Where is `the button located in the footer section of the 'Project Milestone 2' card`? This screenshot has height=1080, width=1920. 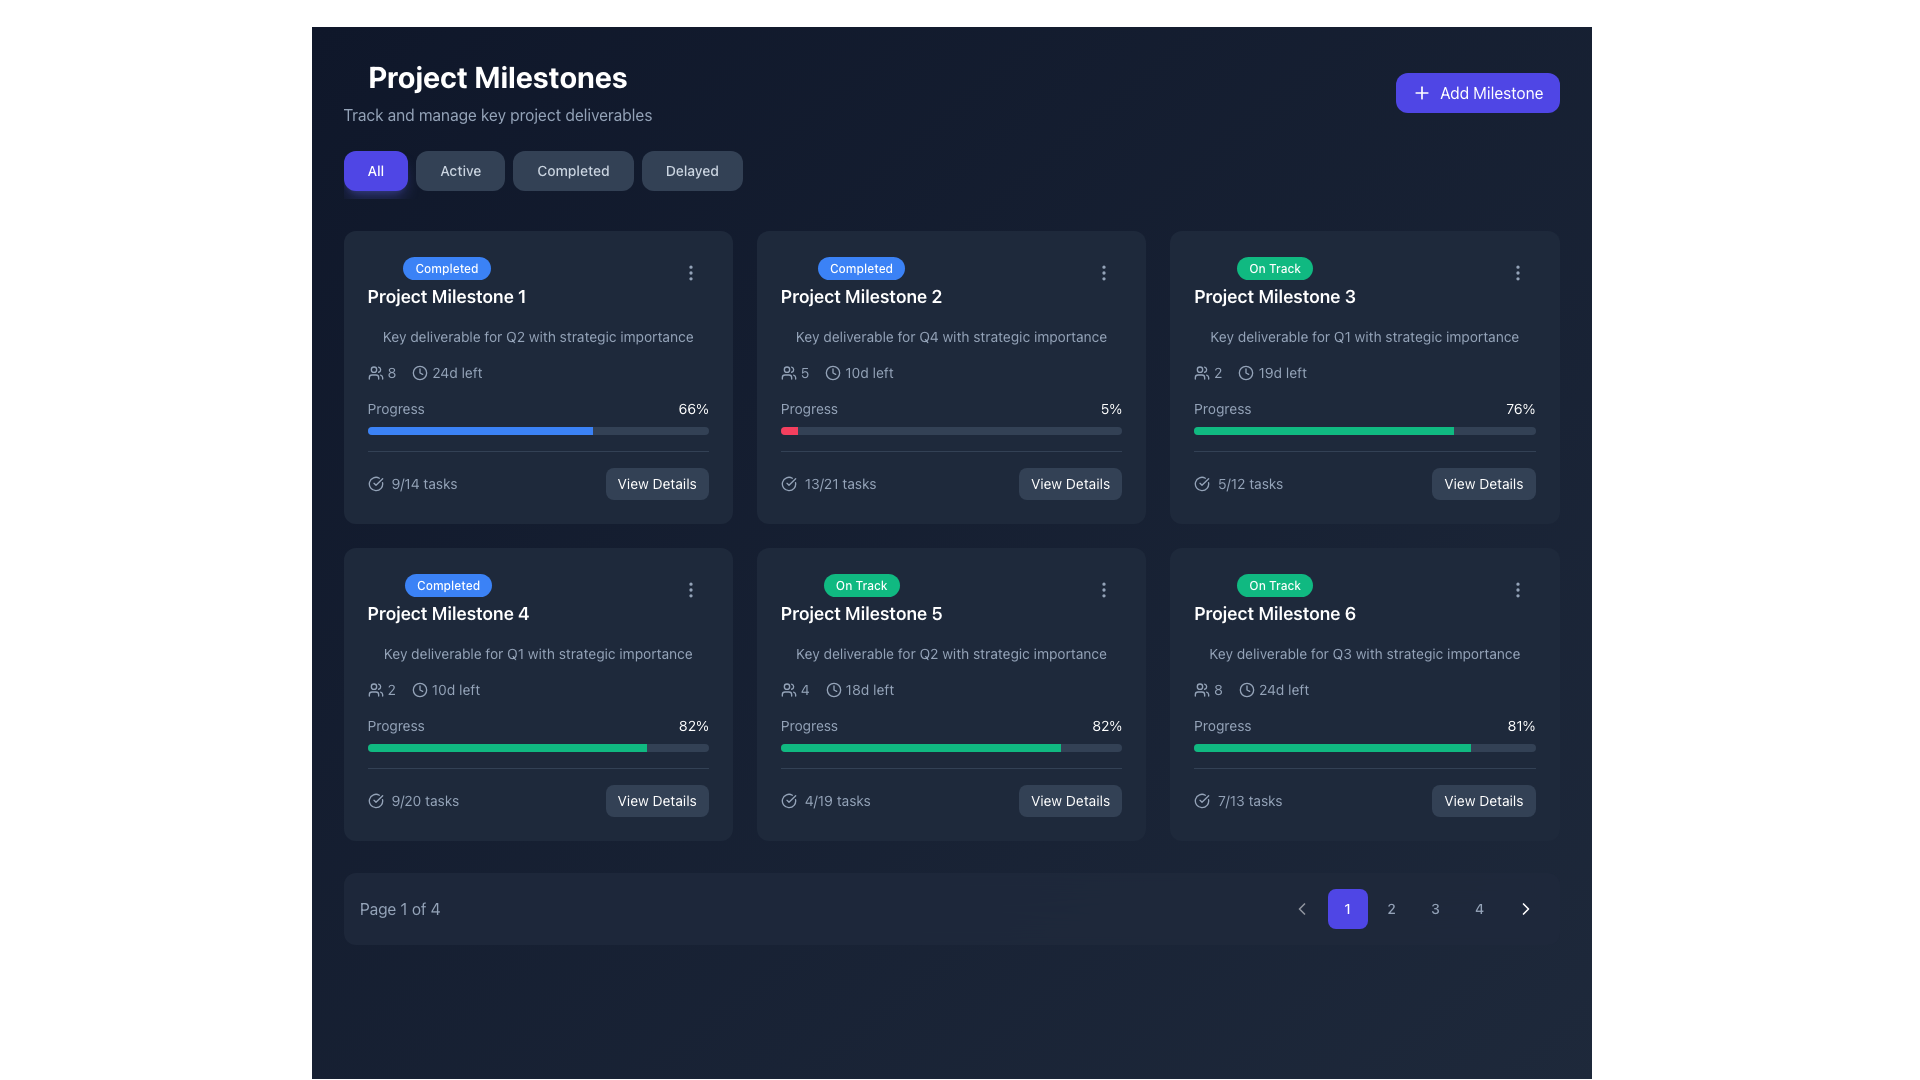 the button located in the footer section of the 'Project Milestone 2' card is located at coordinates (1069, 483).